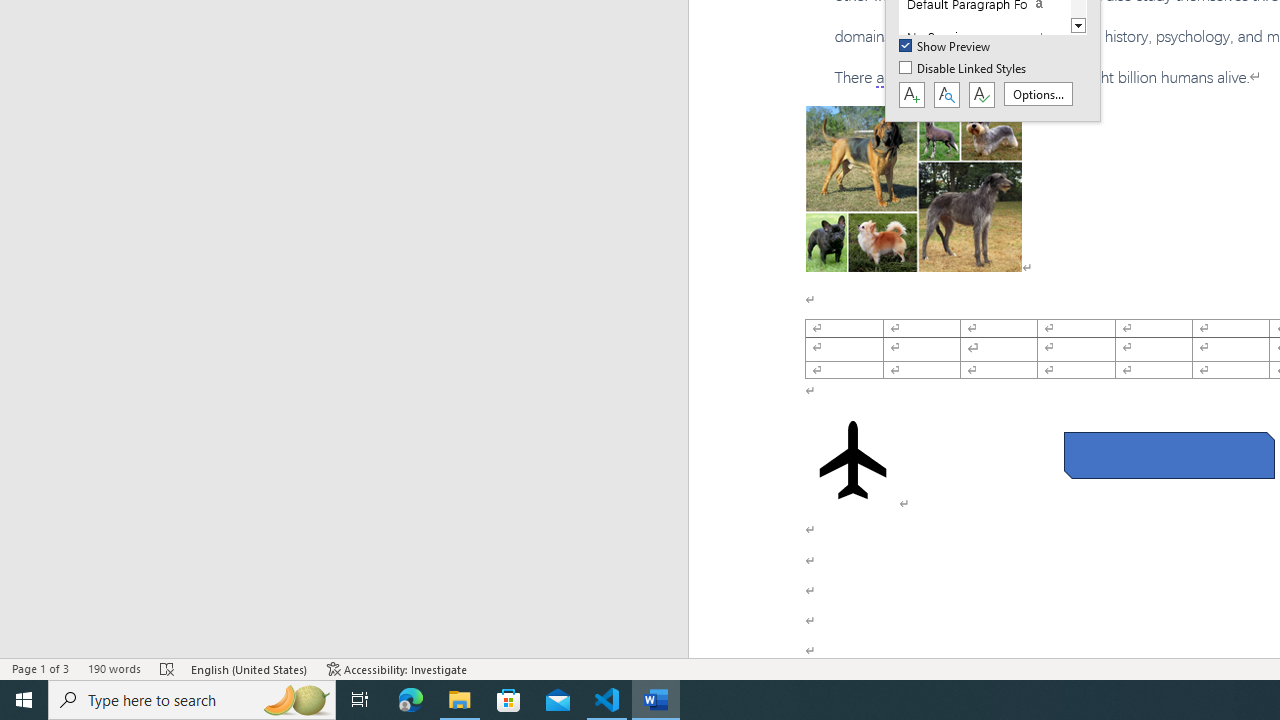  I want to click on 'Options...', so click(1038, 93).